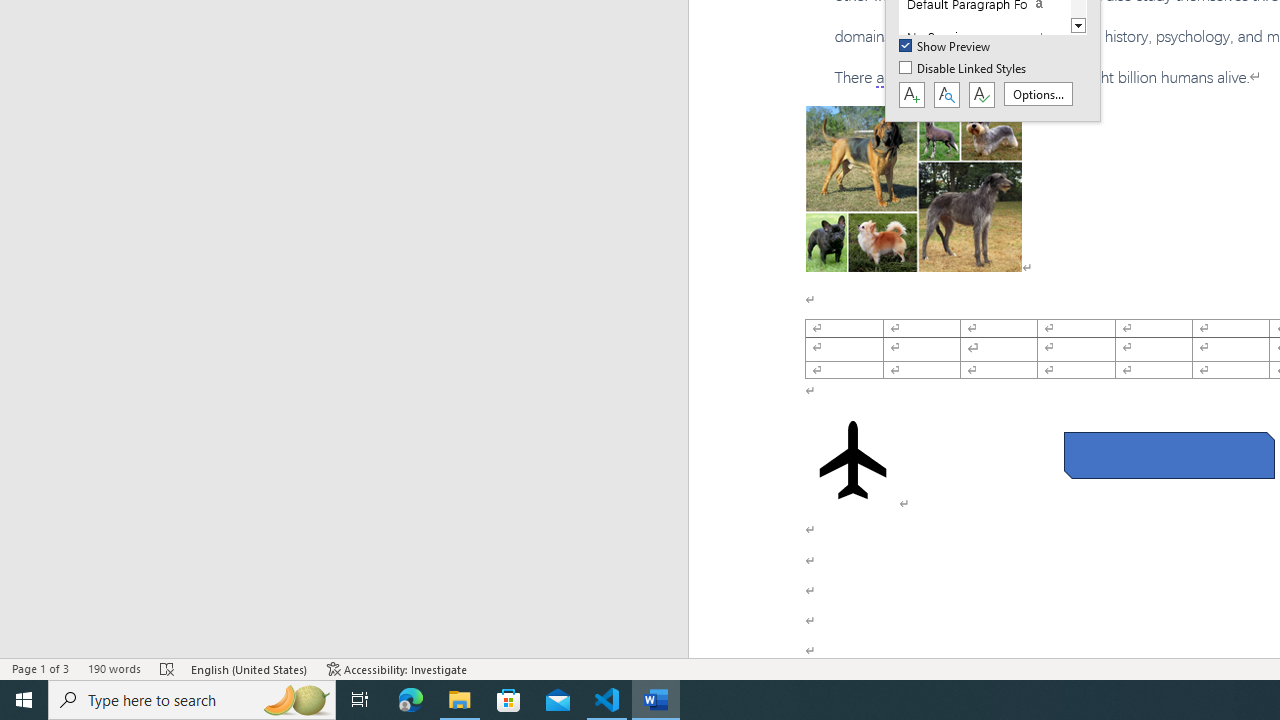  I want to click on 'Options...', so click(1038, 93).